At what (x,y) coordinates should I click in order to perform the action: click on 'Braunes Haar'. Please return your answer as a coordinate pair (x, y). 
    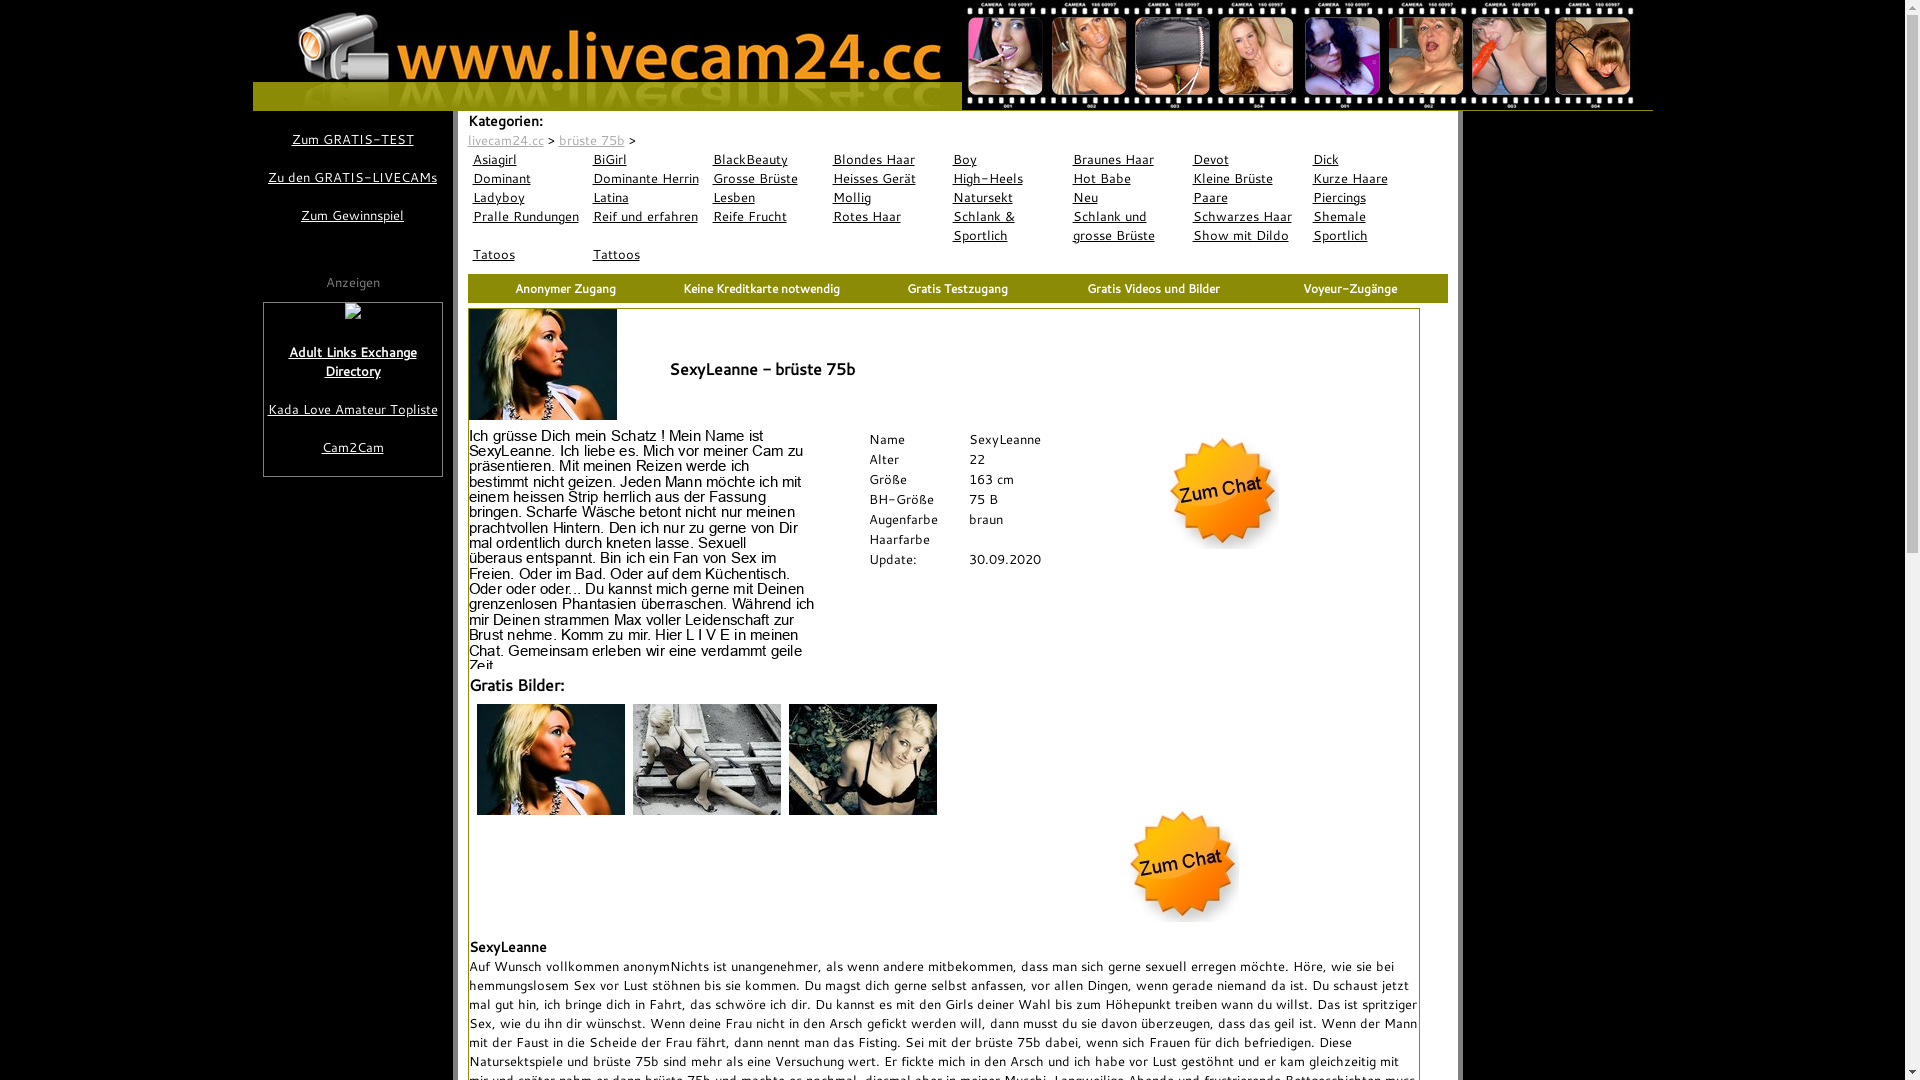
    Looking at the image, I should click on (1128, 158).